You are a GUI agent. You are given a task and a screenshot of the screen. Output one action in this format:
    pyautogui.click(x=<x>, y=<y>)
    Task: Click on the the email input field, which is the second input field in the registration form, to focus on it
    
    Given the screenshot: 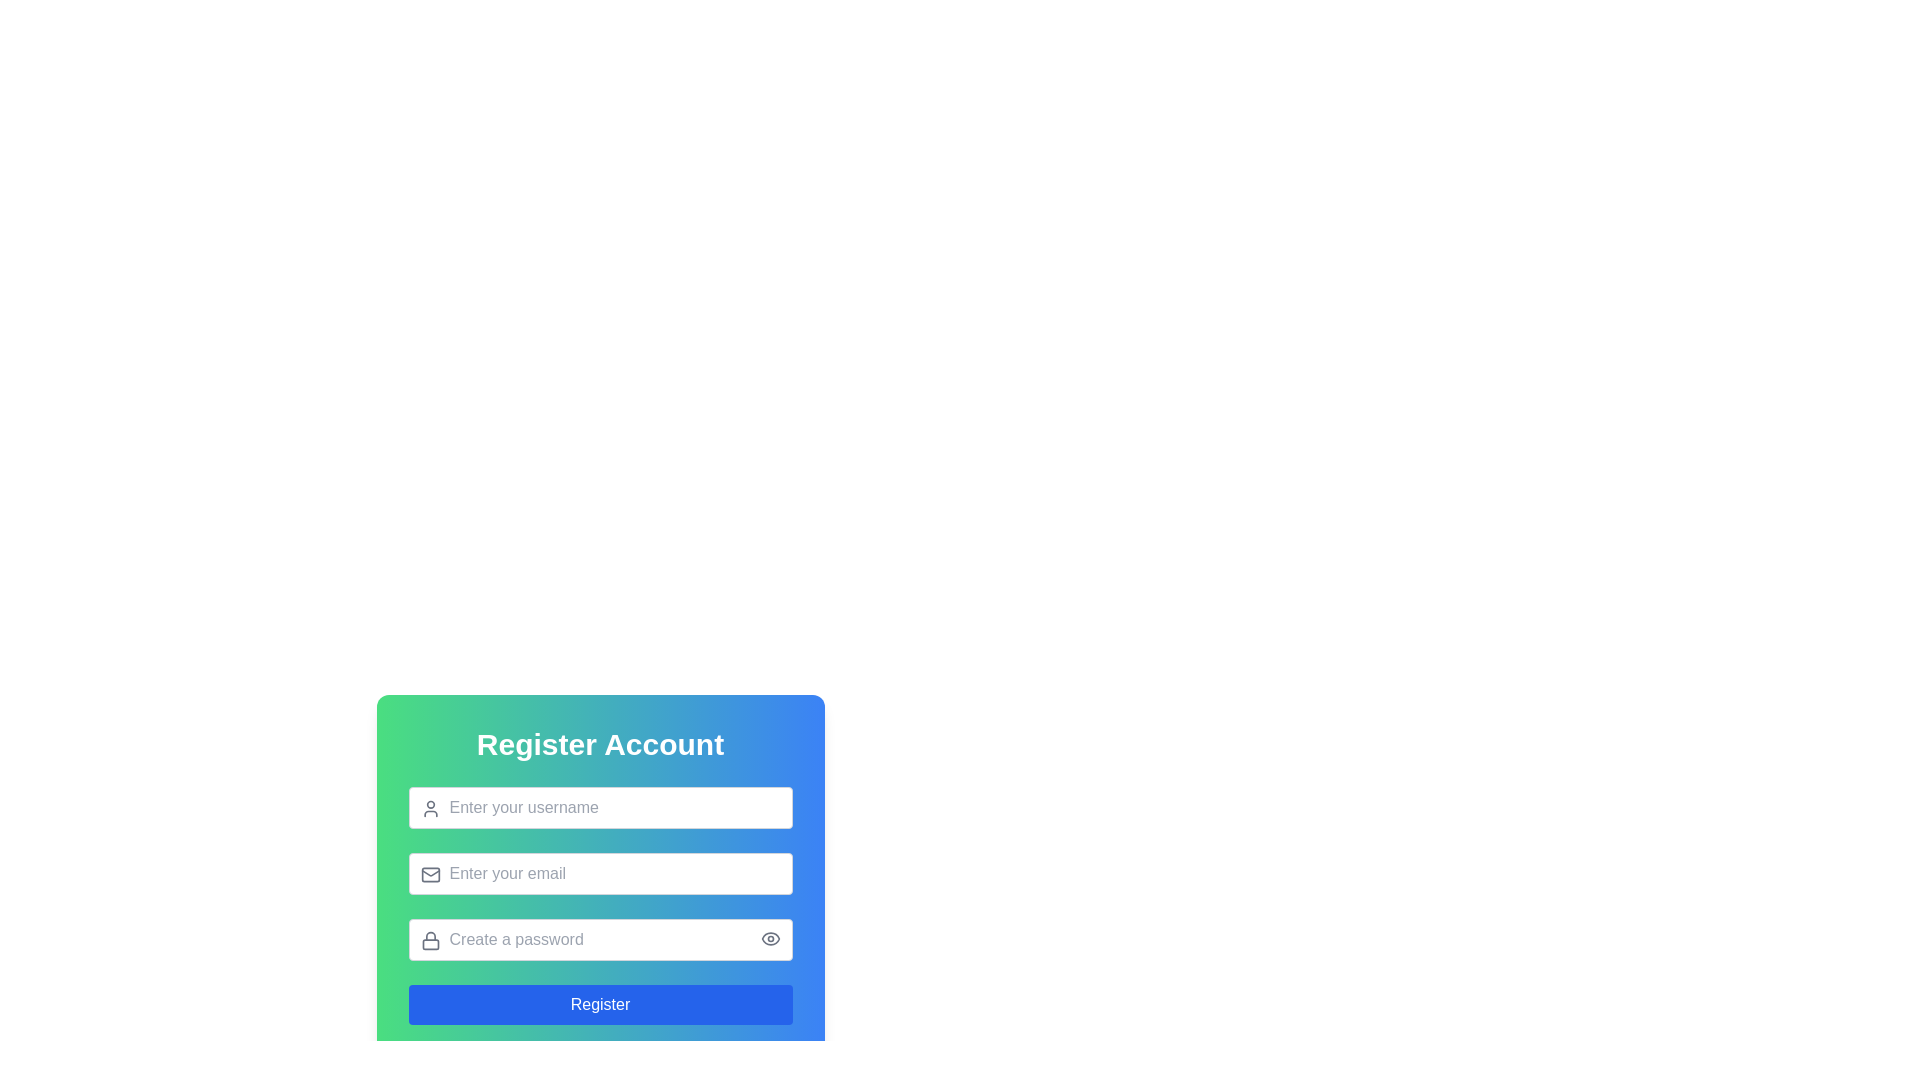 What is the action you would take?
    pyautogui.click(x=599, y=855)
    